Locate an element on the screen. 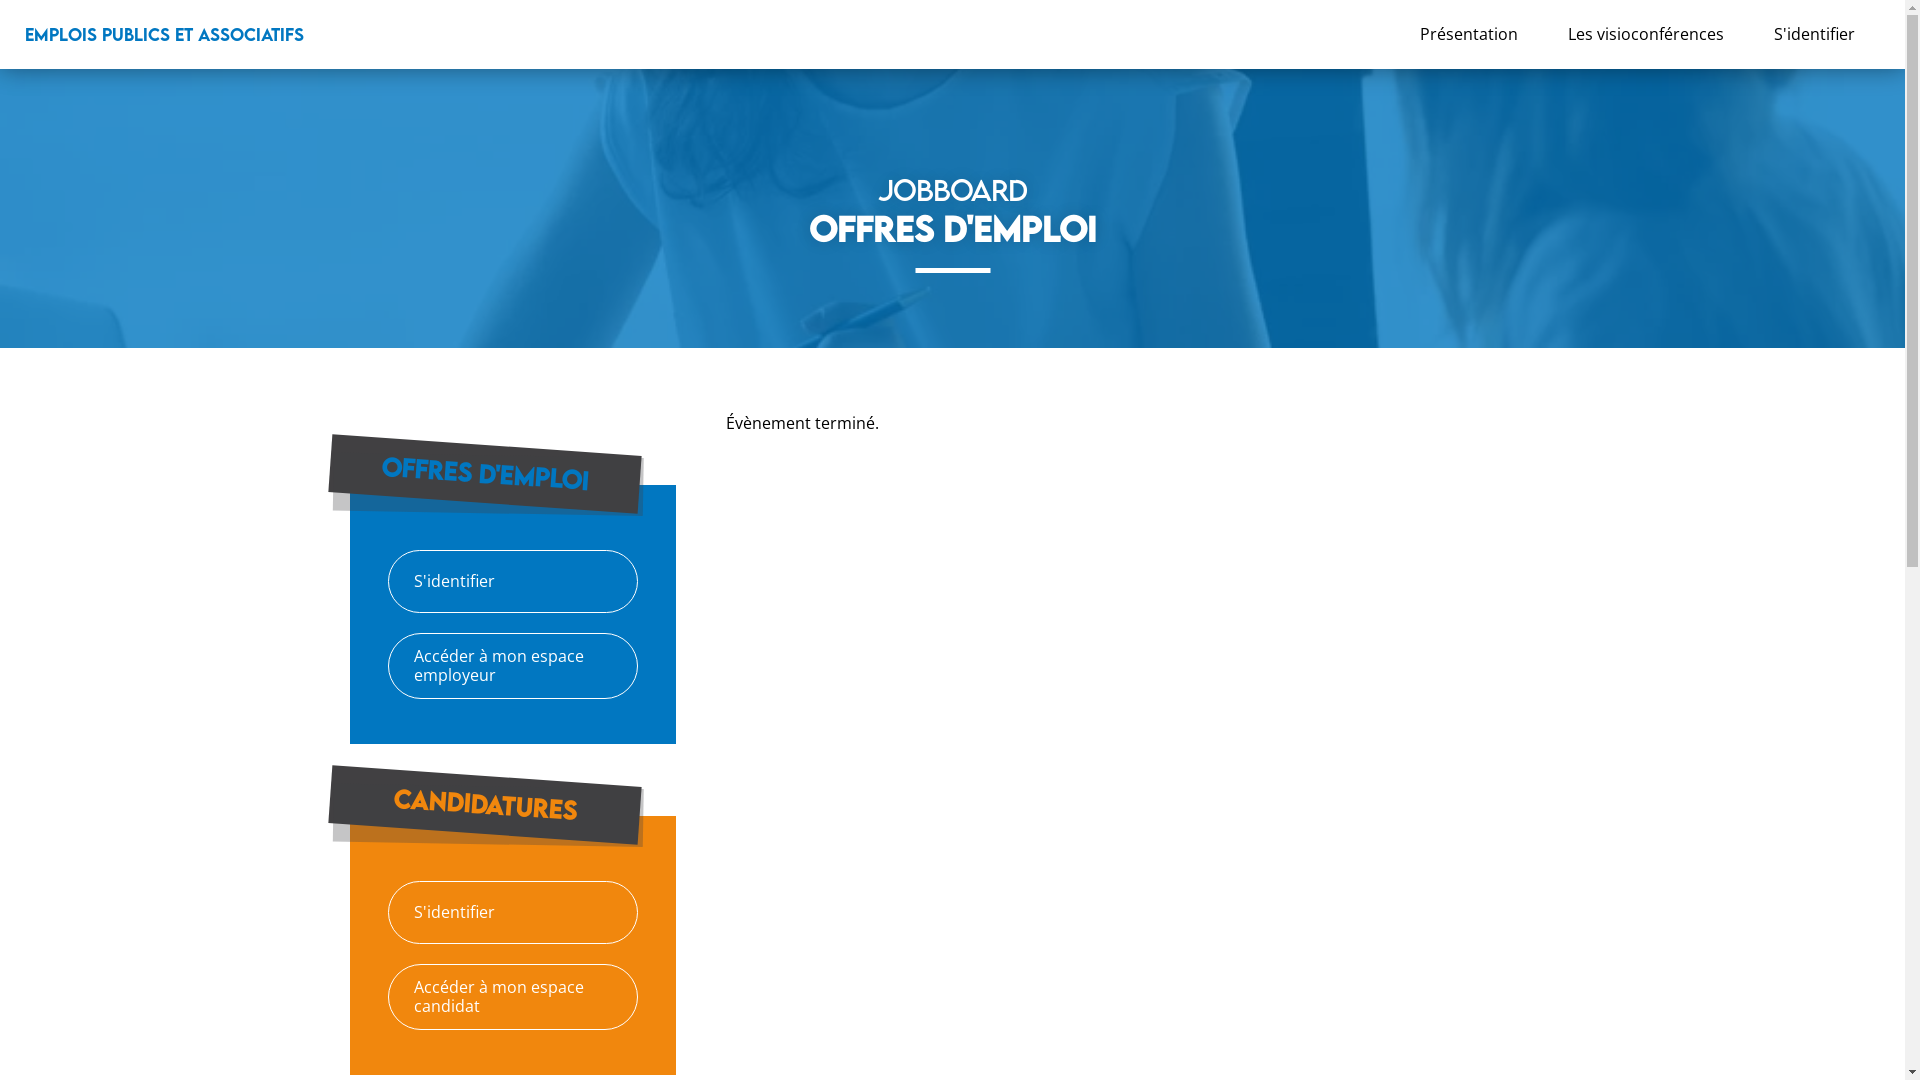 The width and height of the screenshot is (1920, 1080). 'S'identifier' is located at coordinates (1814, 34).